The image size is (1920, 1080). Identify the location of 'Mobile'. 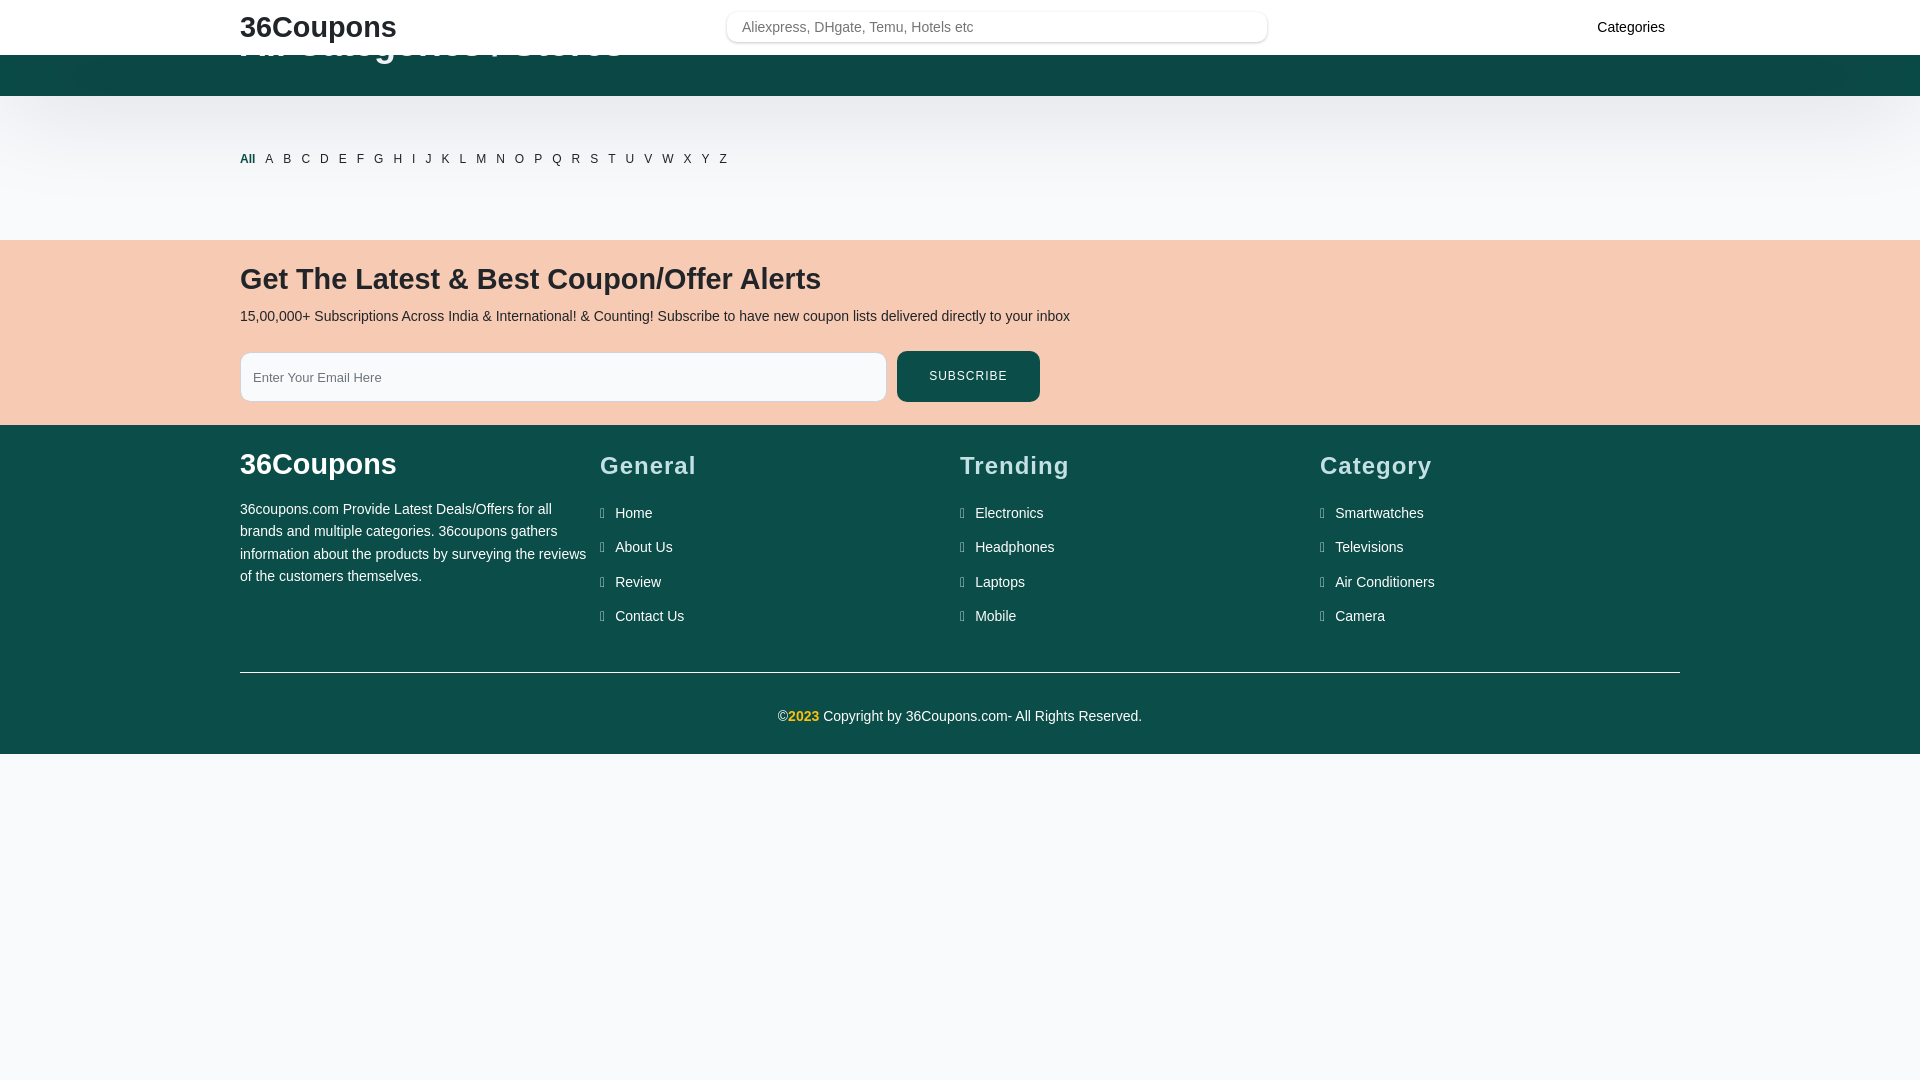
(995, 615).